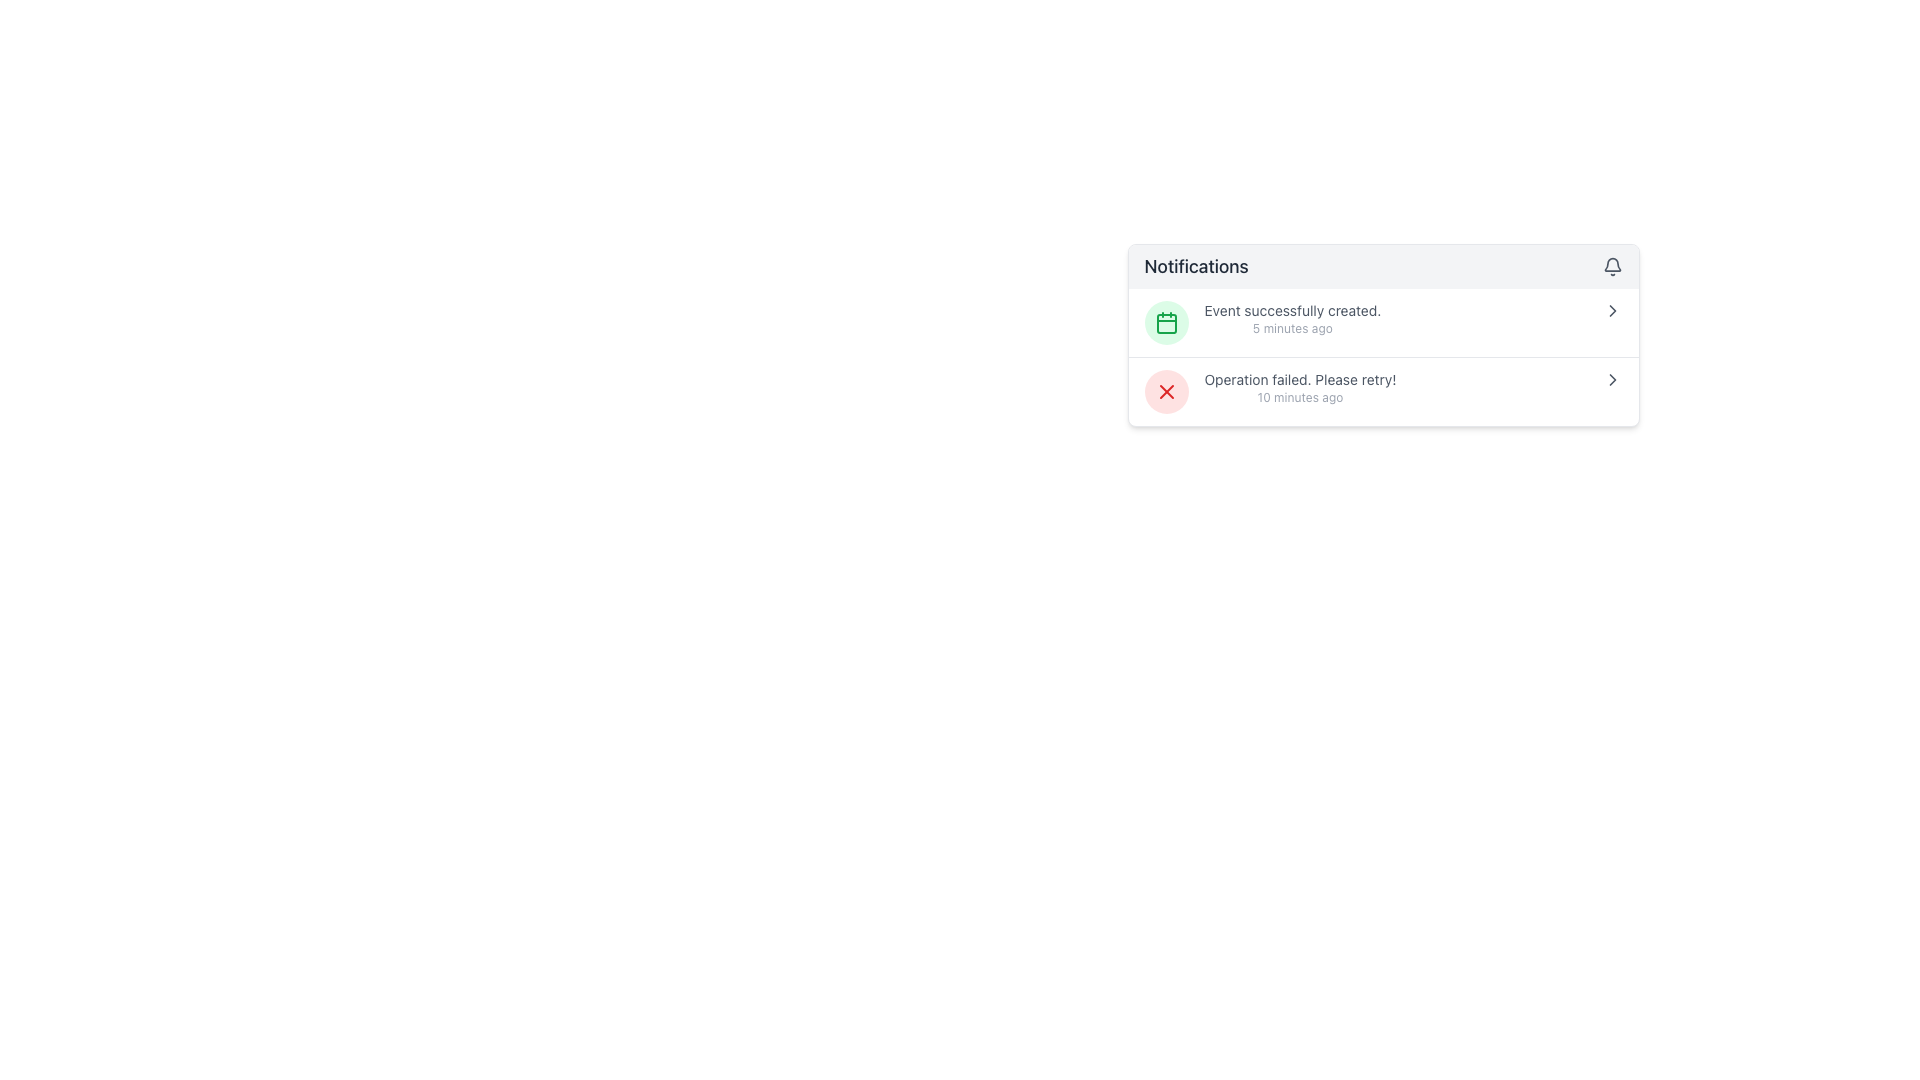  Describe the element at coordinates (1196, 265) in the screenshot. I see `the 'Notifications' text label, which is styled in a large, bold font with a gray color, located at the top of the notification panel` at that location.